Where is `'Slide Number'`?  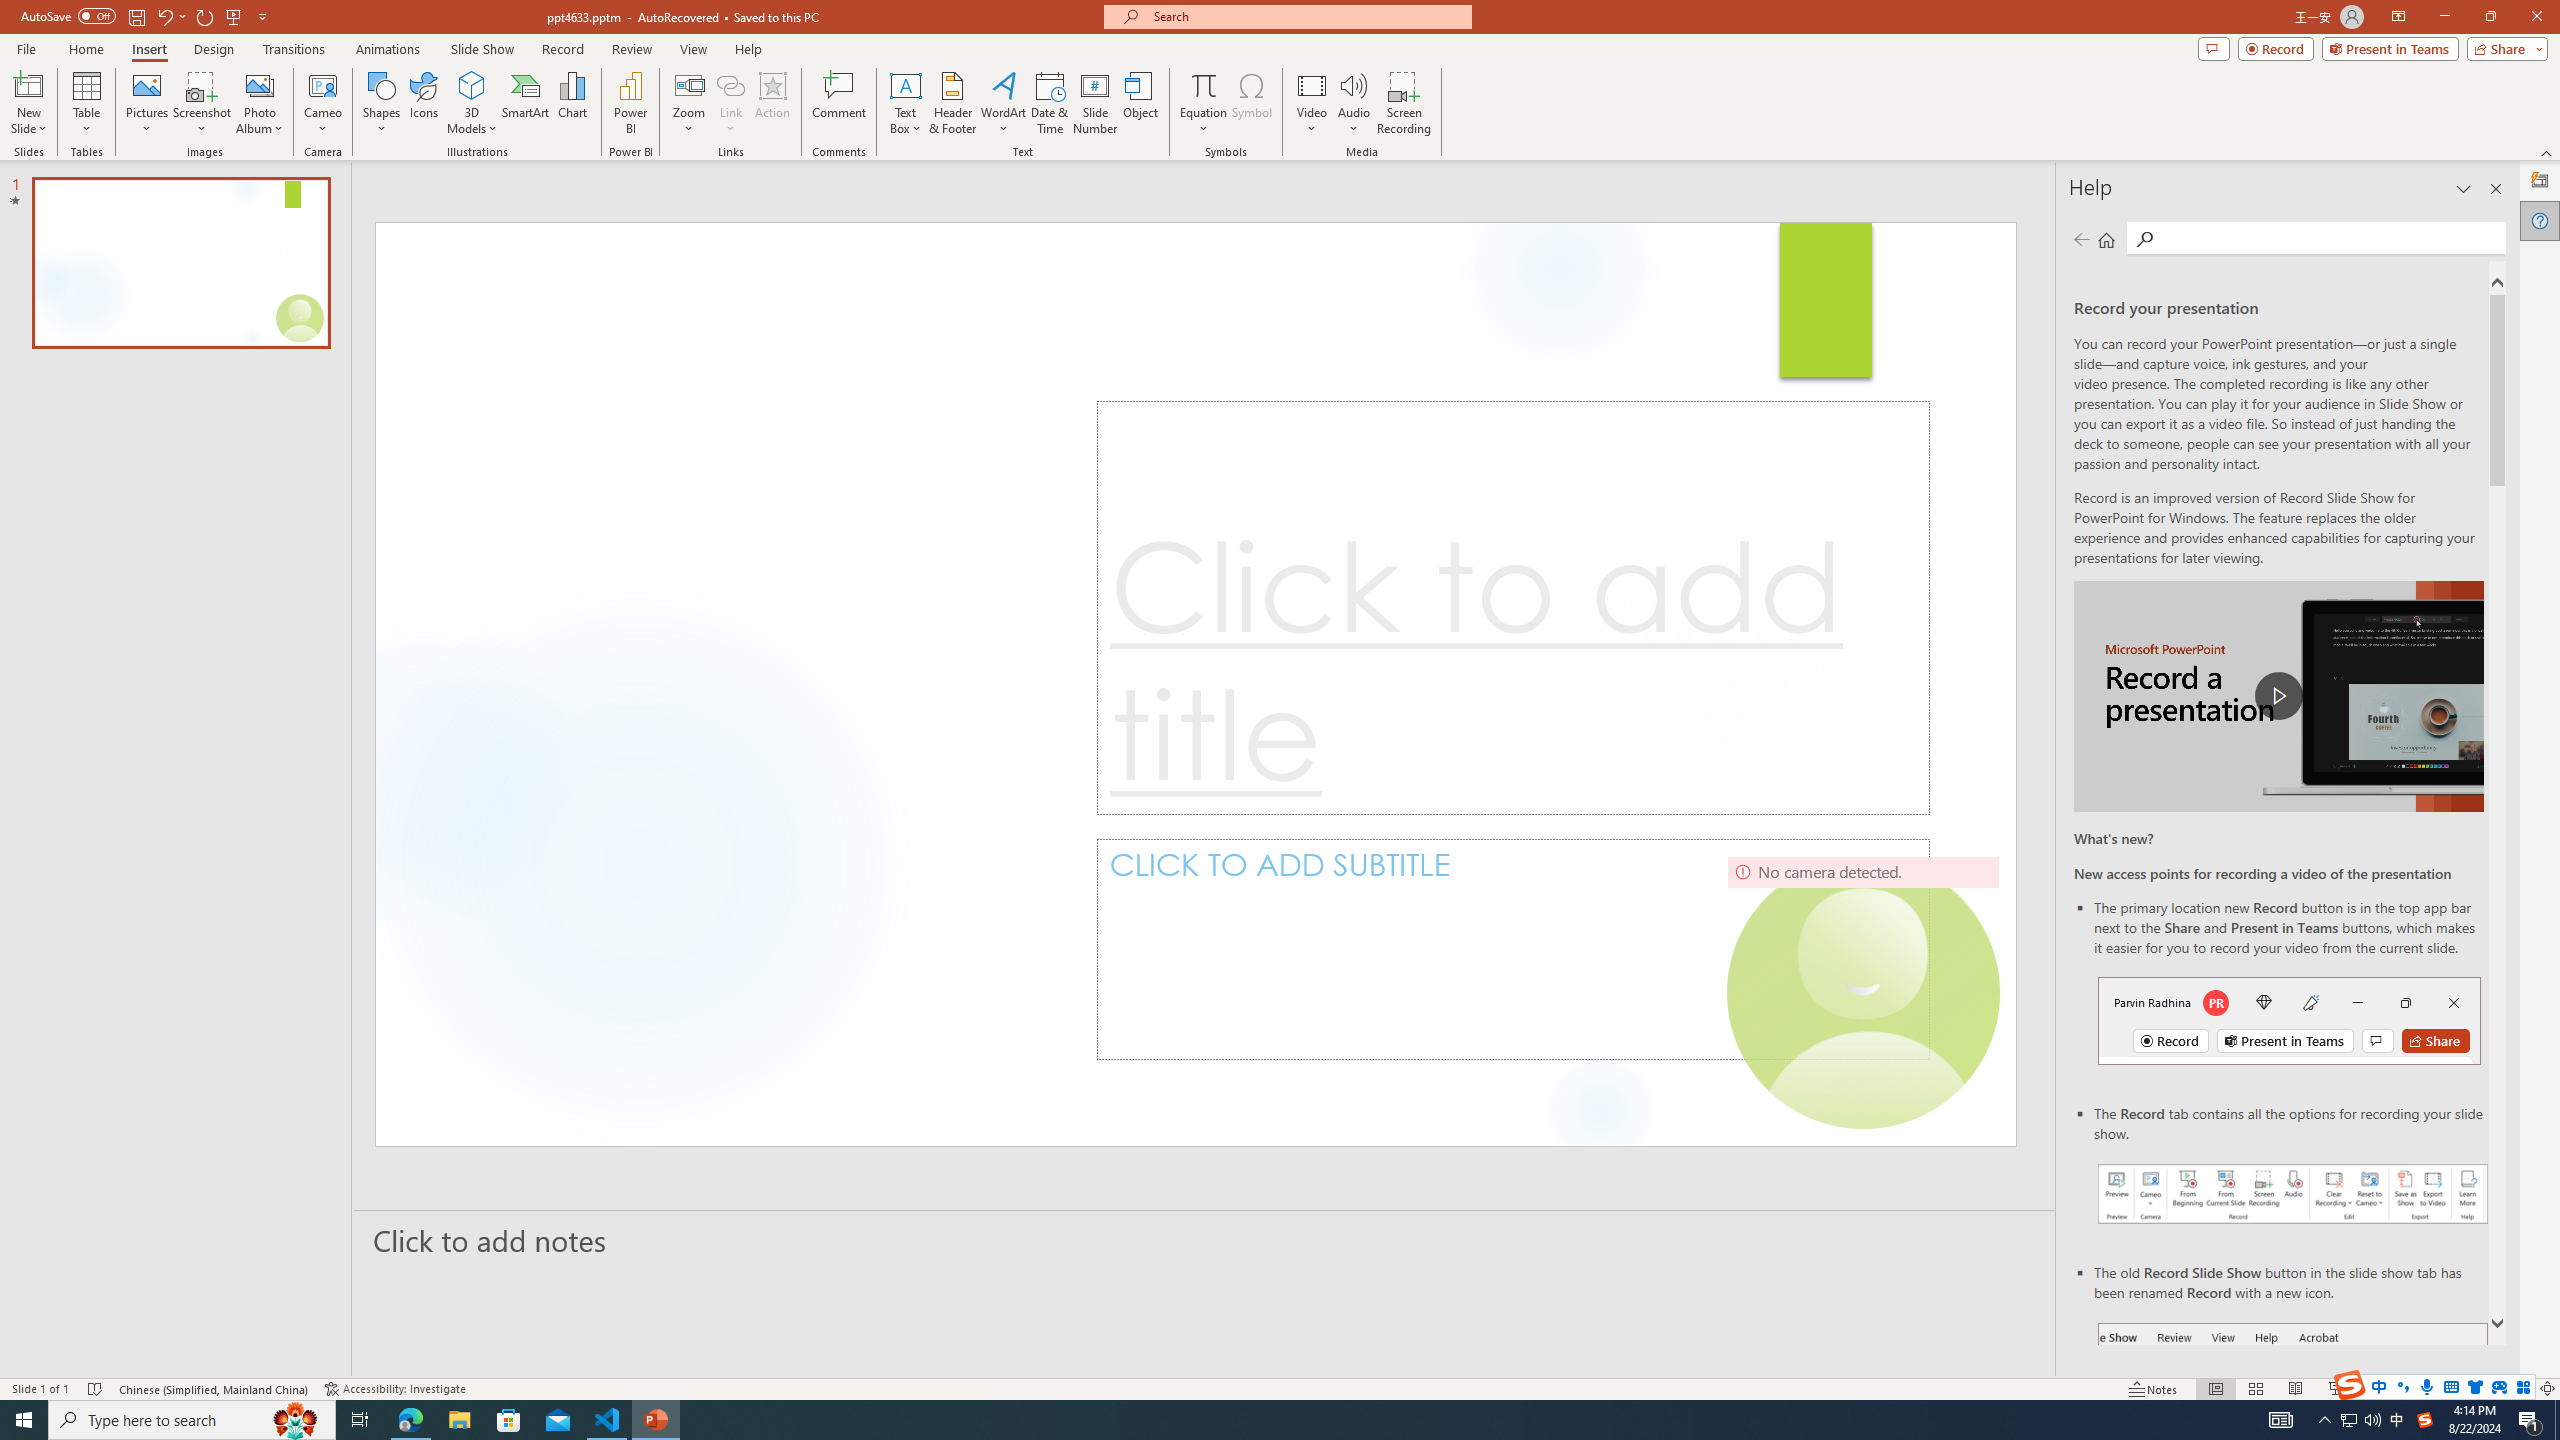 'Slide Number' is located at coordinates (1094, 103).